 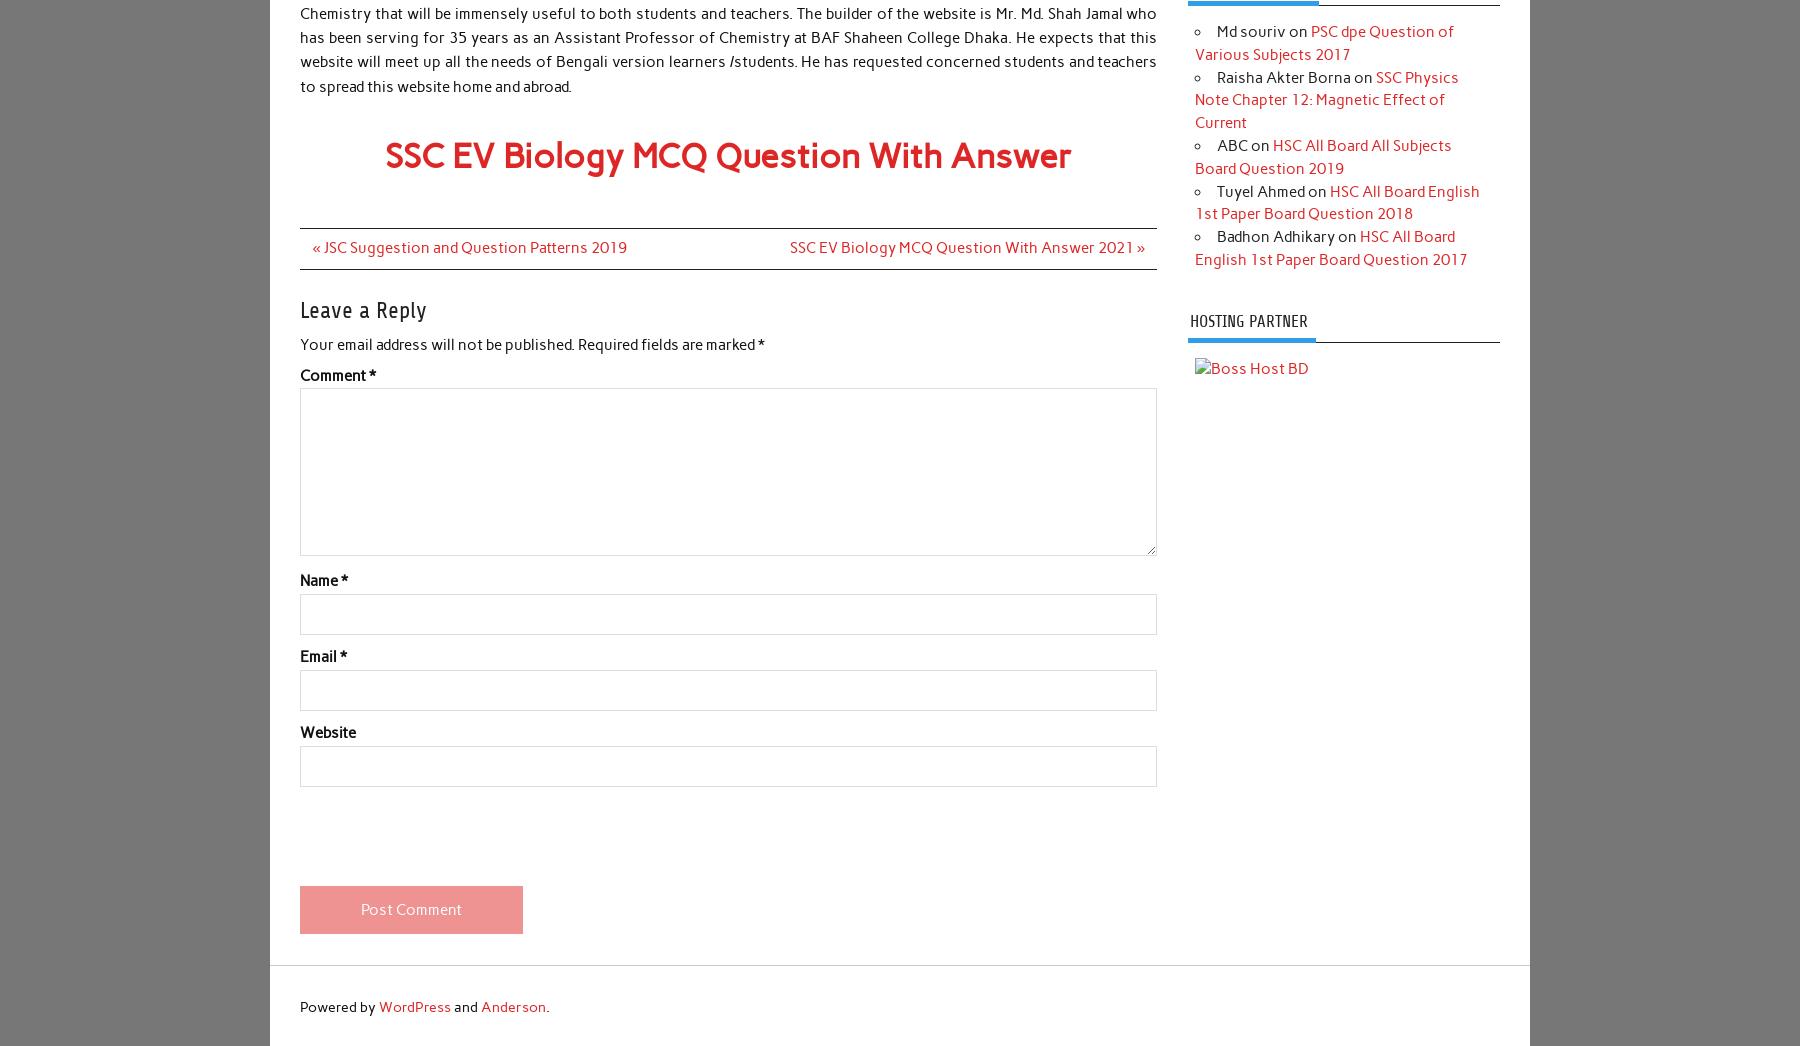 What do you see at coordinates (1324, 41) in the screenshot?
I see `'PSC dpe Question of Various Subjects 2017'` at bounding box center [1324, 41].